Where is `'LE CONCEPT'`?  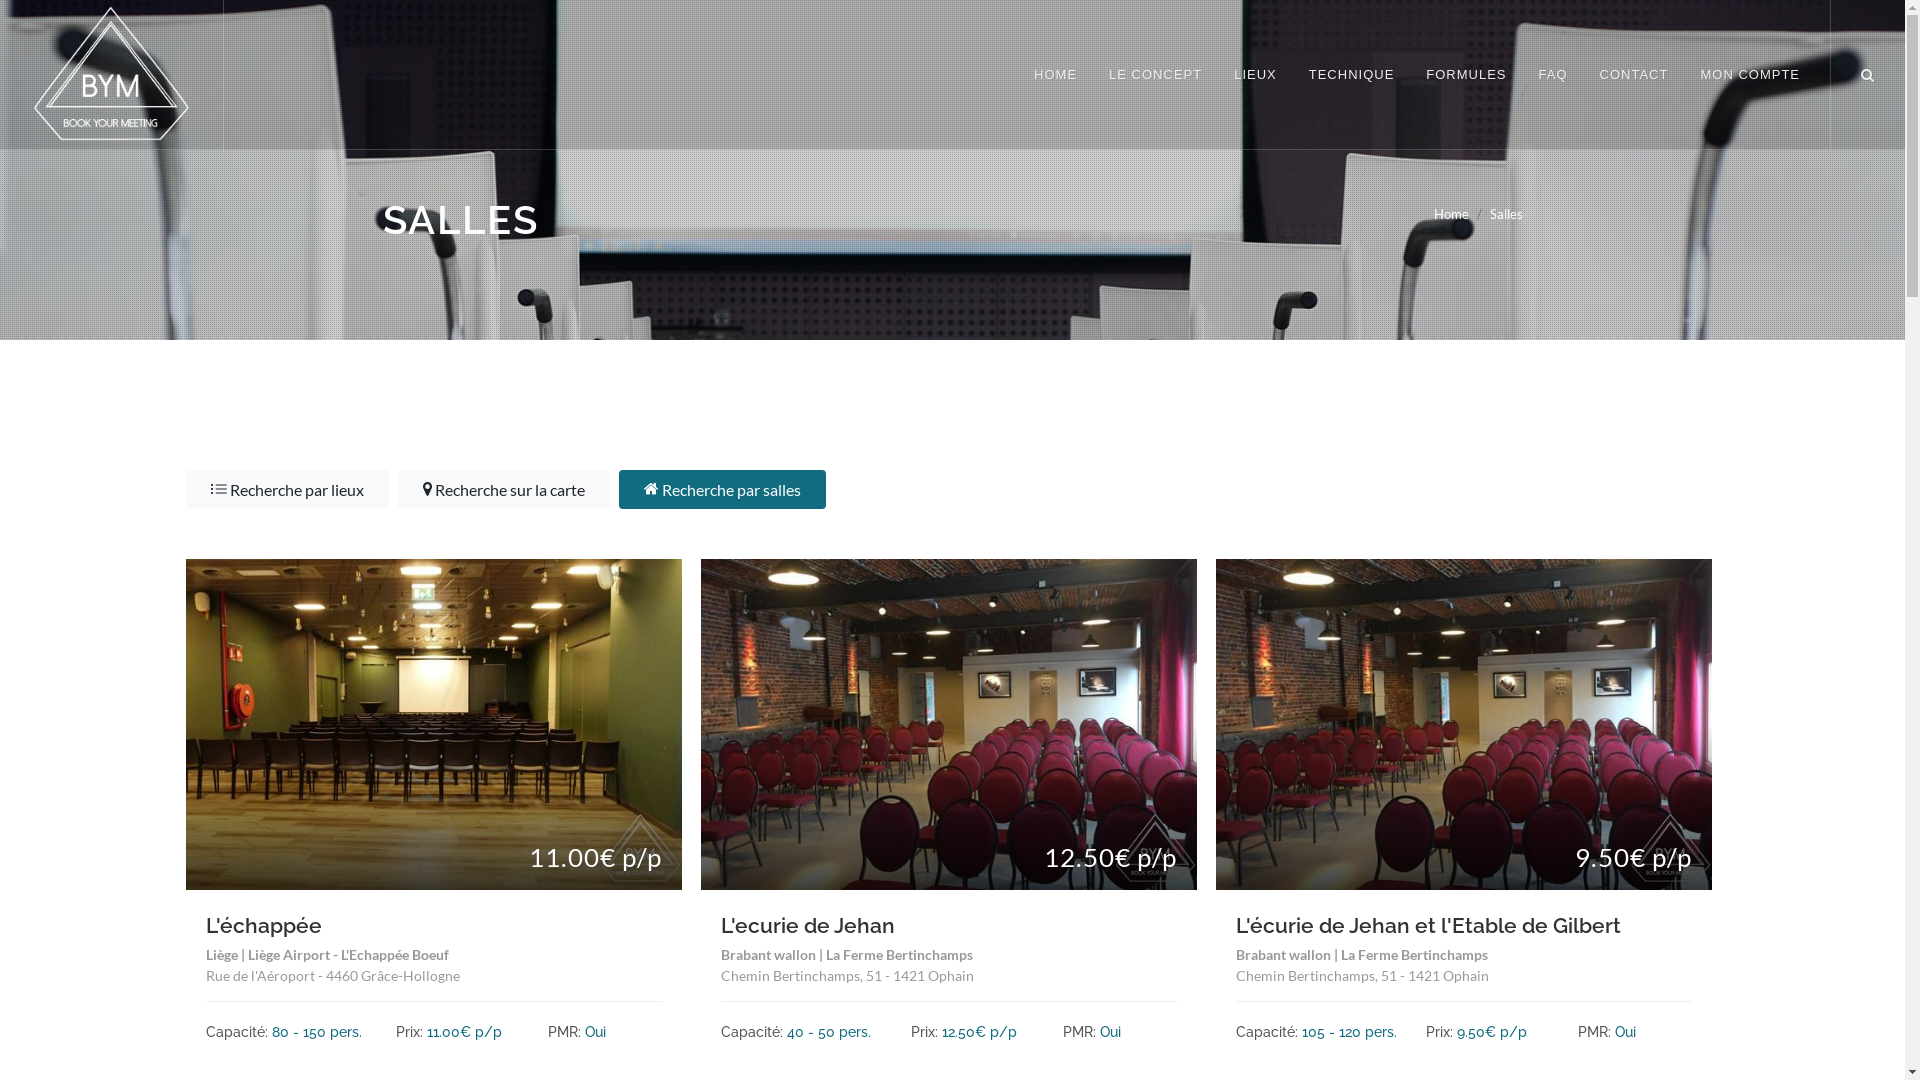
'LE CONCEPT' is located at coordinates (1155, 73).